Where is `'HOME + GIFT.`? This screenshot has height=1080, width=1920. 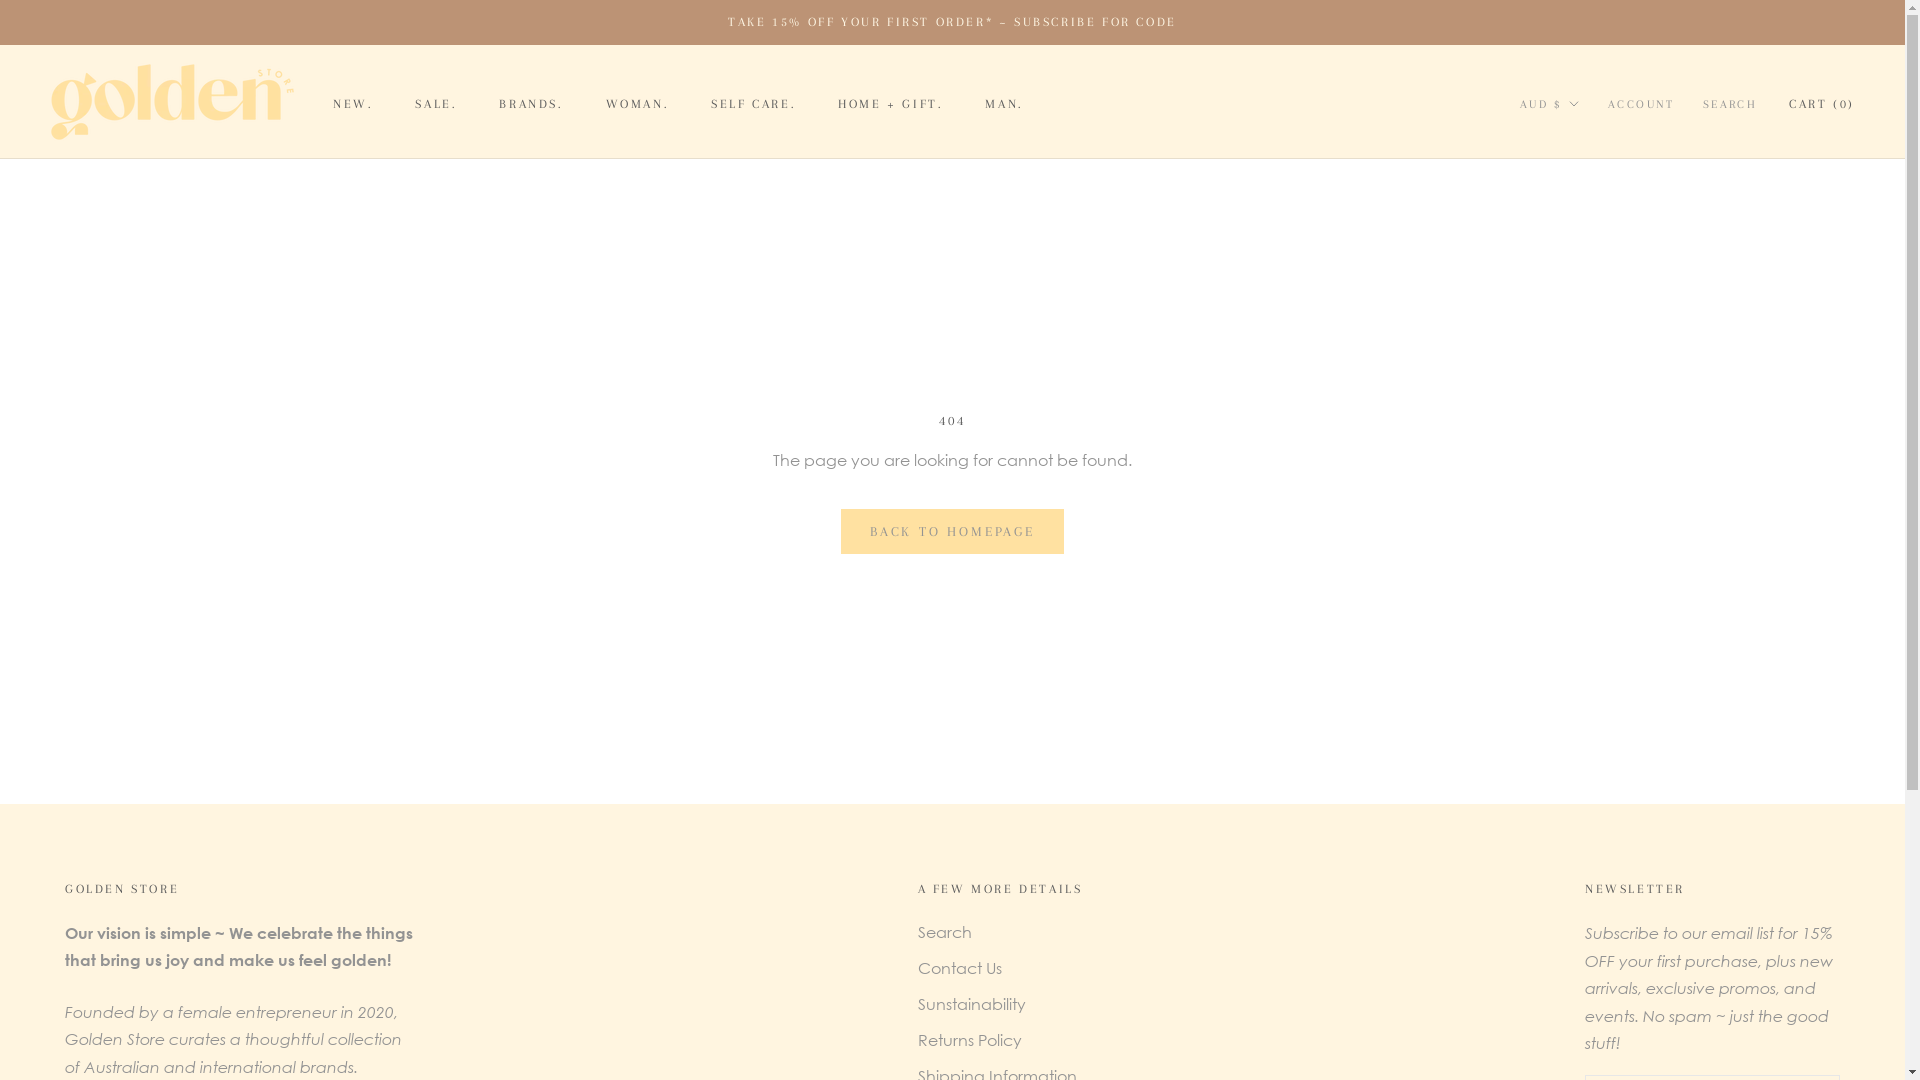
'HOME + GIFT. is located at coordinates (889, 104).